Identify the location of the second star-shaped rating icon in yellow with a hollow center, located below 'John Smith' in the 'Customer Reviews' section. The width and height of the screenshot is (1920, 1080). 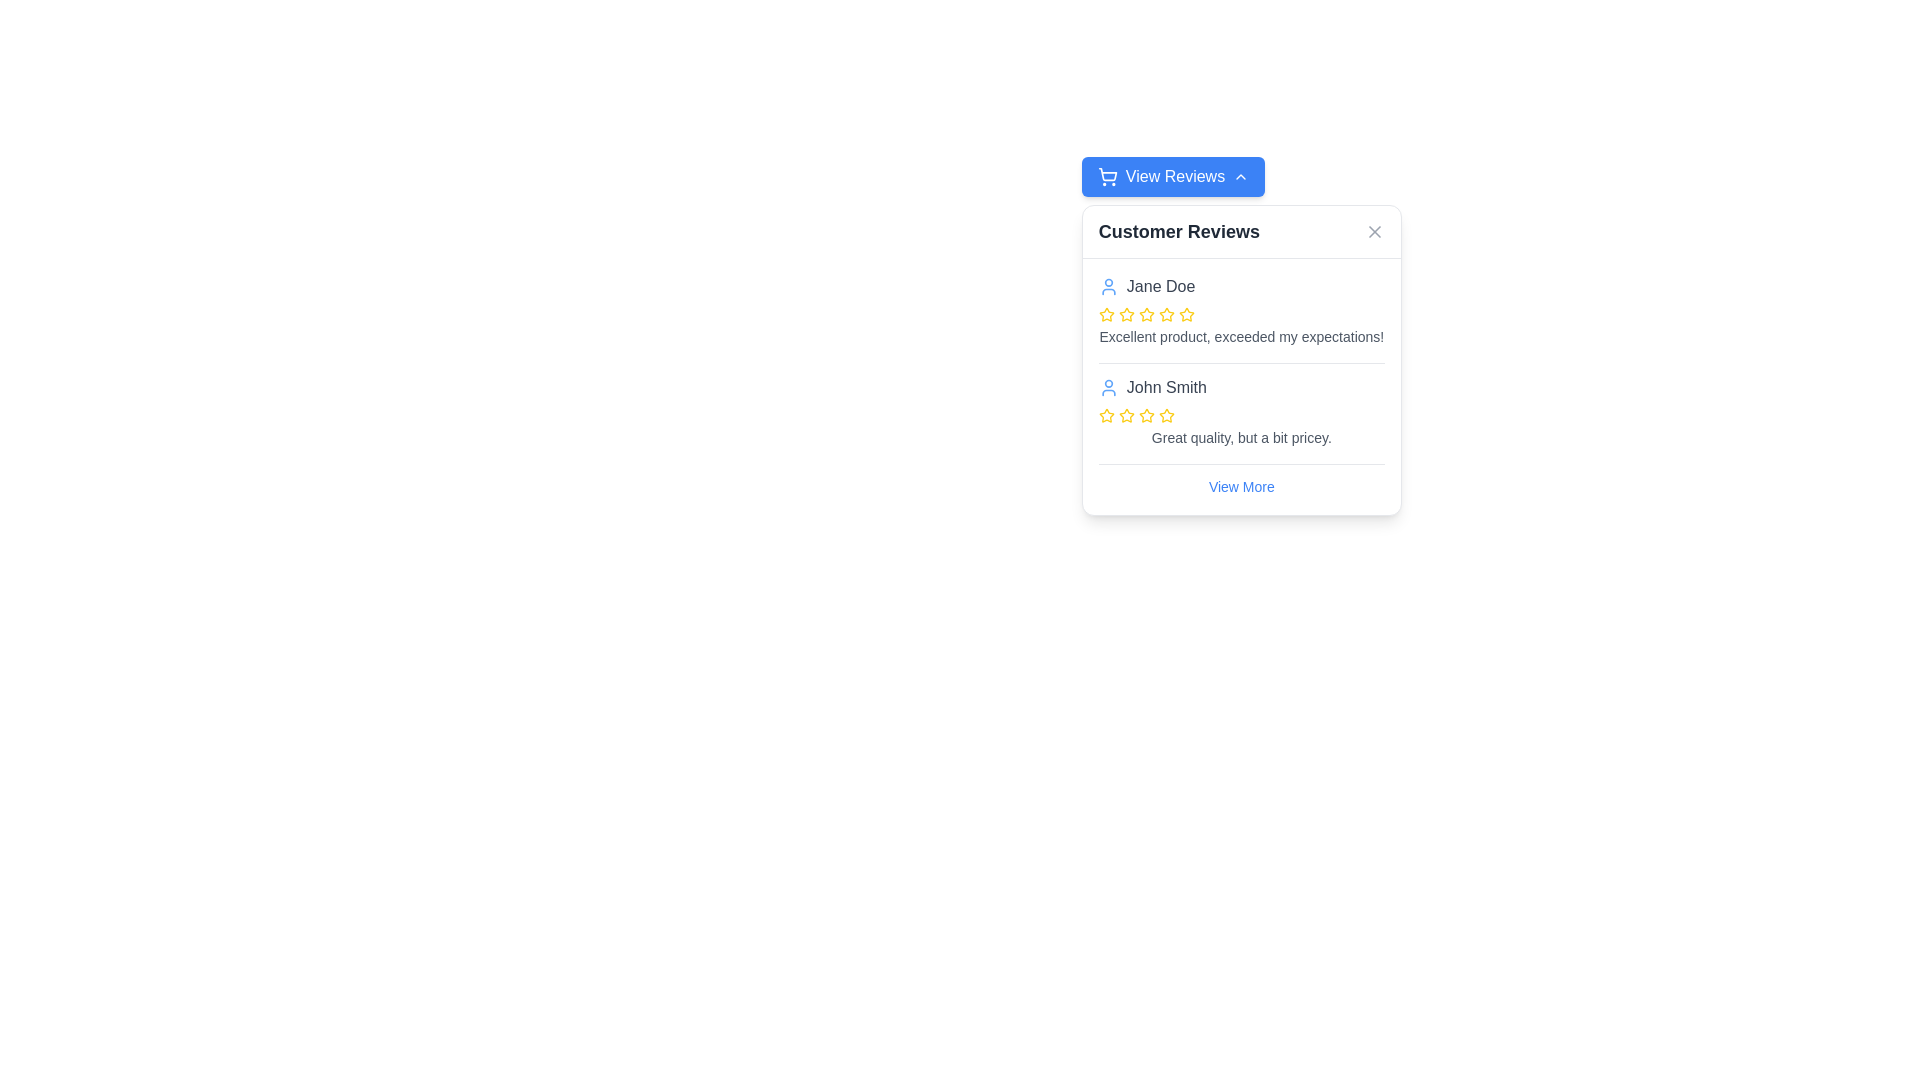
(1166, 414).